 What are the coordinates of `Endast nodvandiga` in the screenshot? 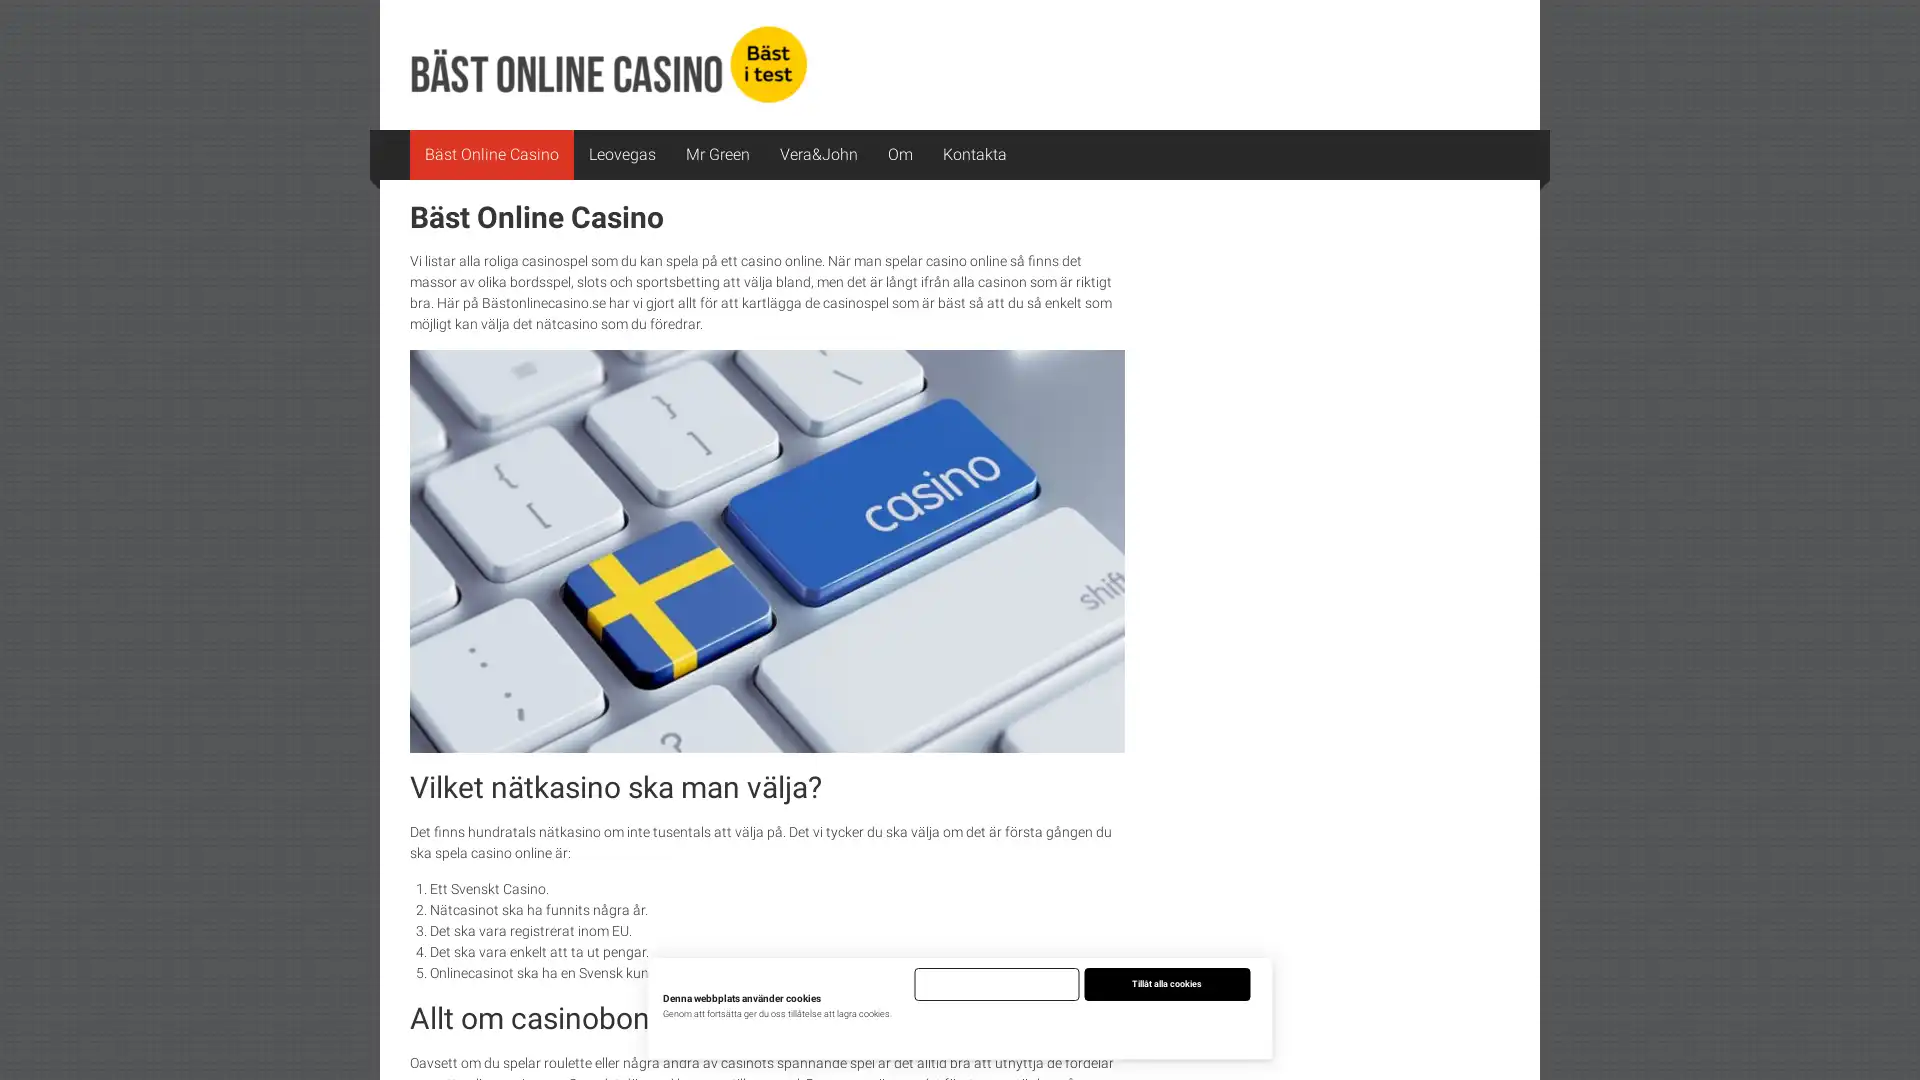 It's located at (996, 983).